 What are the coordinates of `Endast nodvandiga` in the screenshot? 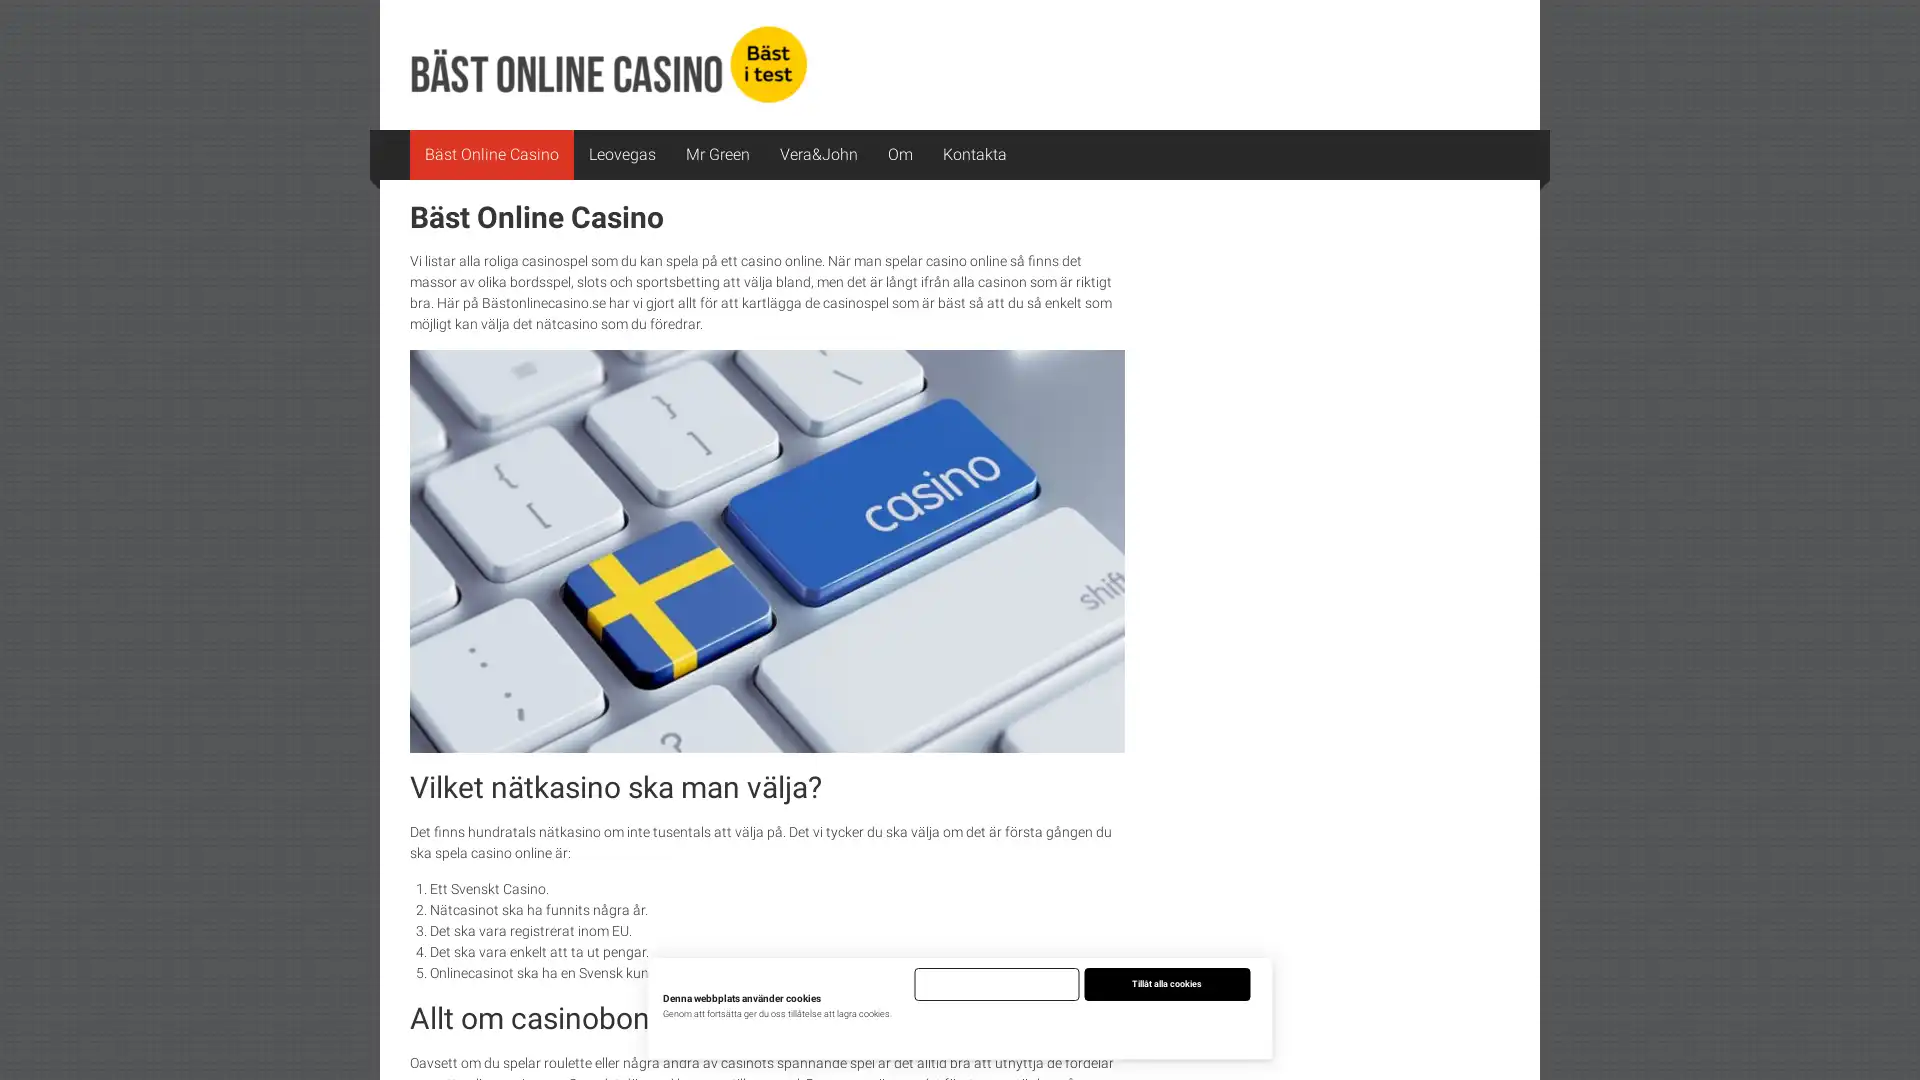 It's located at (996, 983).